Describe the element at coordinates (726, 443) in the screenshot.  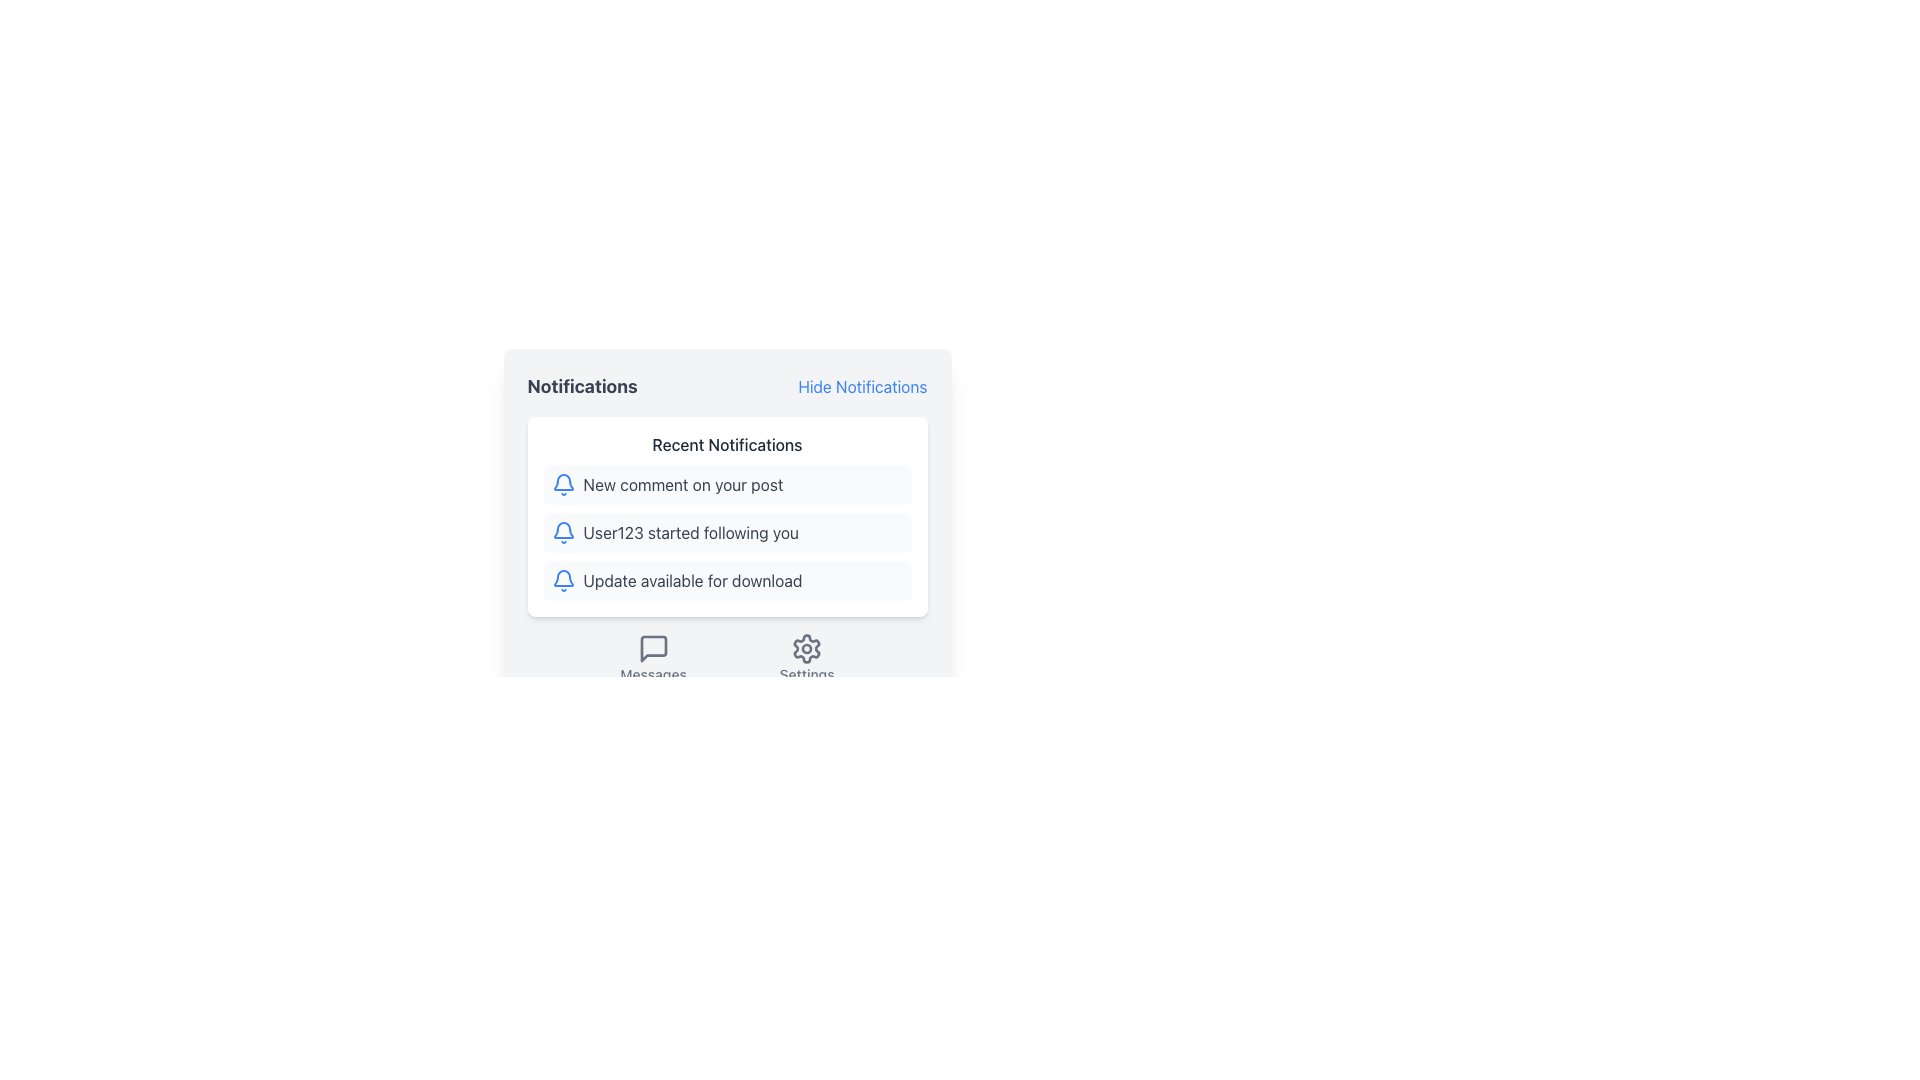
I see `text label that serves as a header for the notification section, indicating that the subsequent list contains recent notifications` at that location.